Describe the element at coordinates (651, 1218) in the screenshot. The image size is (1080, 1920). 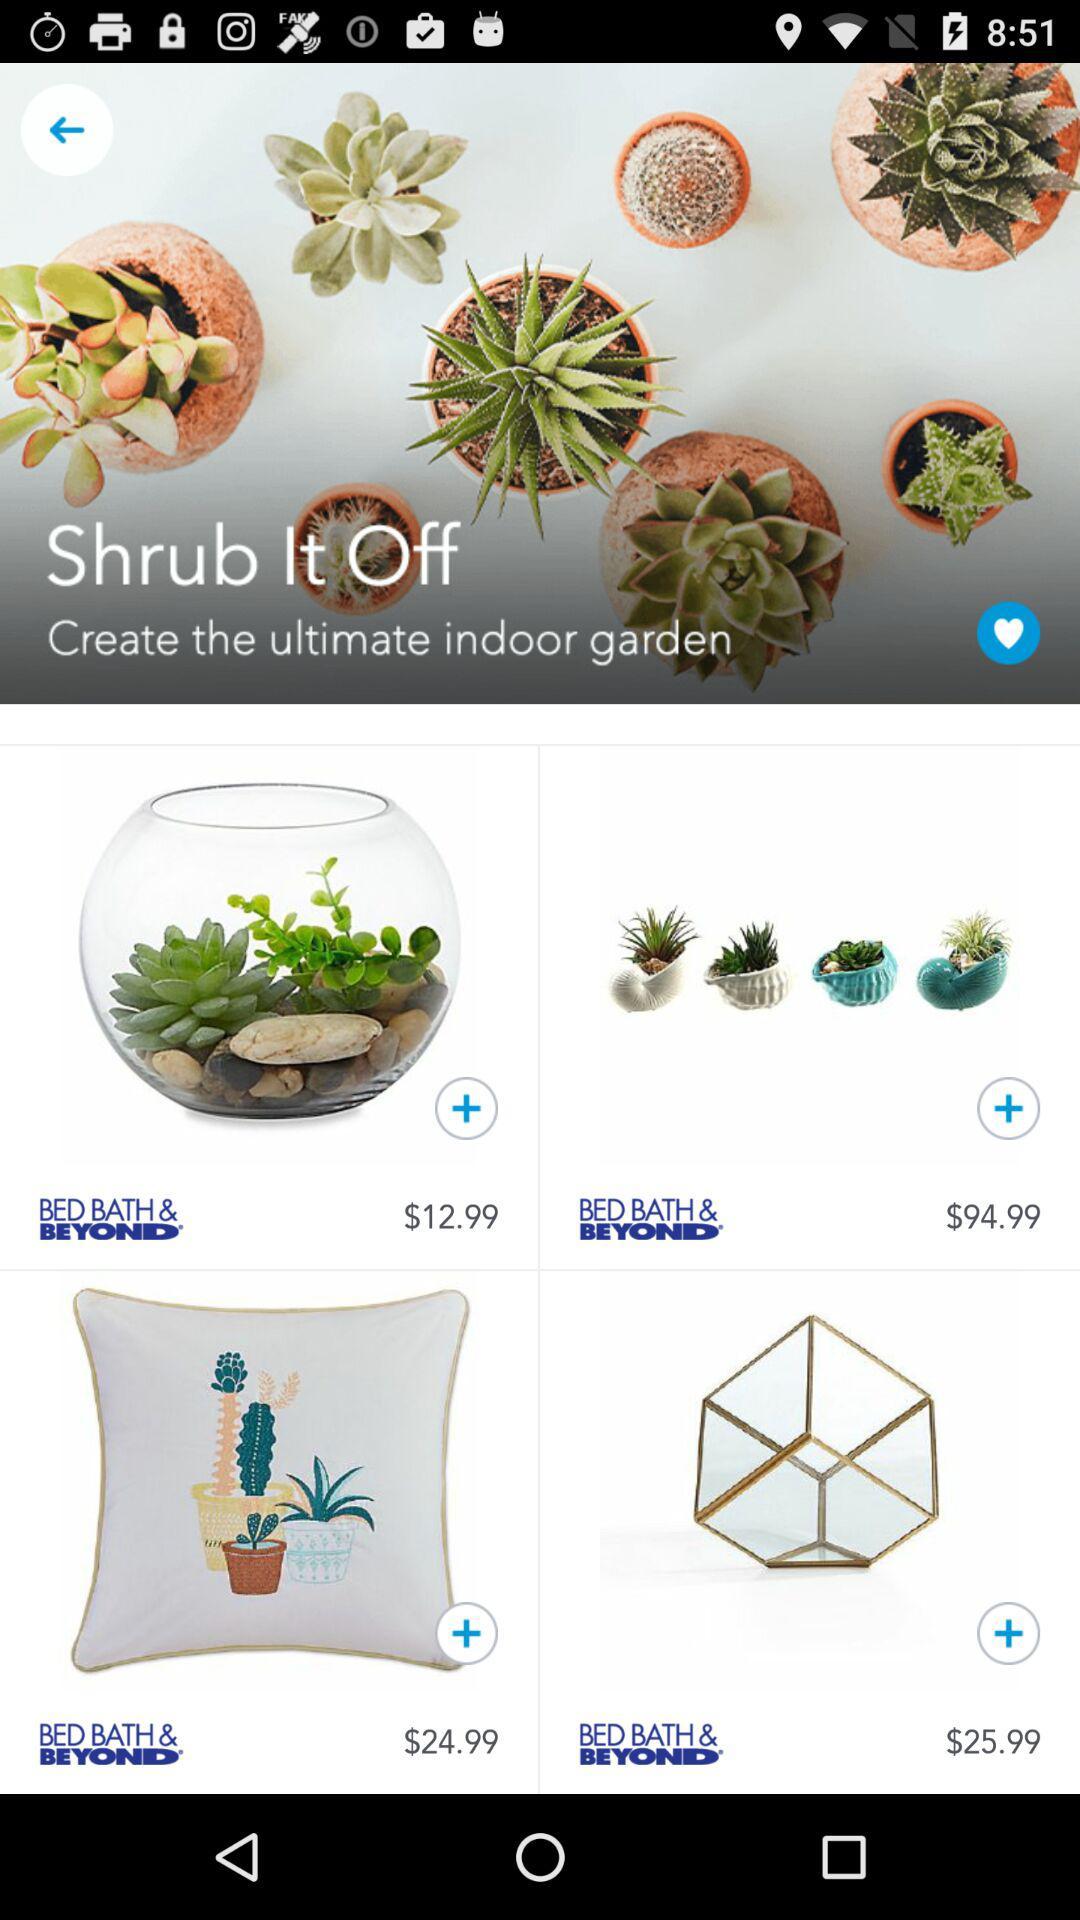
I see `seller` at that location.